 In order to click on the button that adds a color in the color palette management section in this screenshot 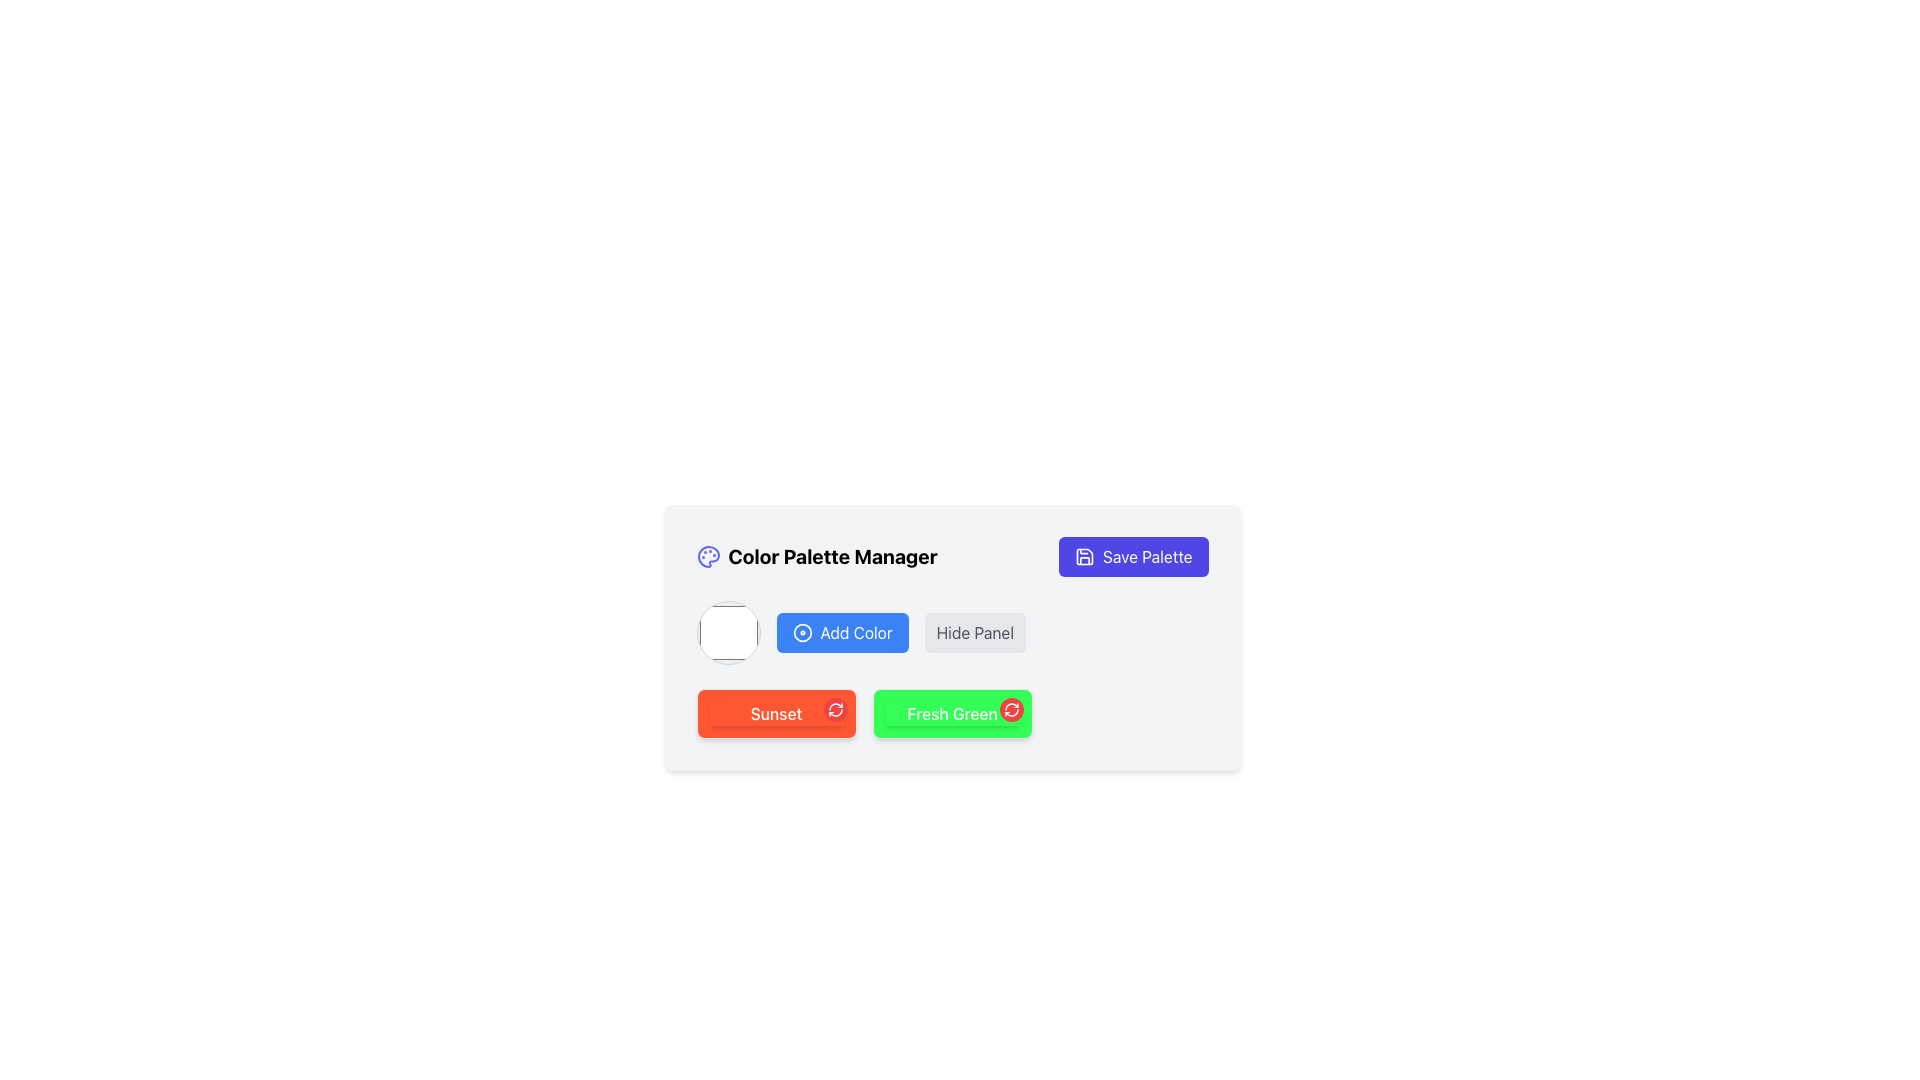, I will do `click(842, 632)`.